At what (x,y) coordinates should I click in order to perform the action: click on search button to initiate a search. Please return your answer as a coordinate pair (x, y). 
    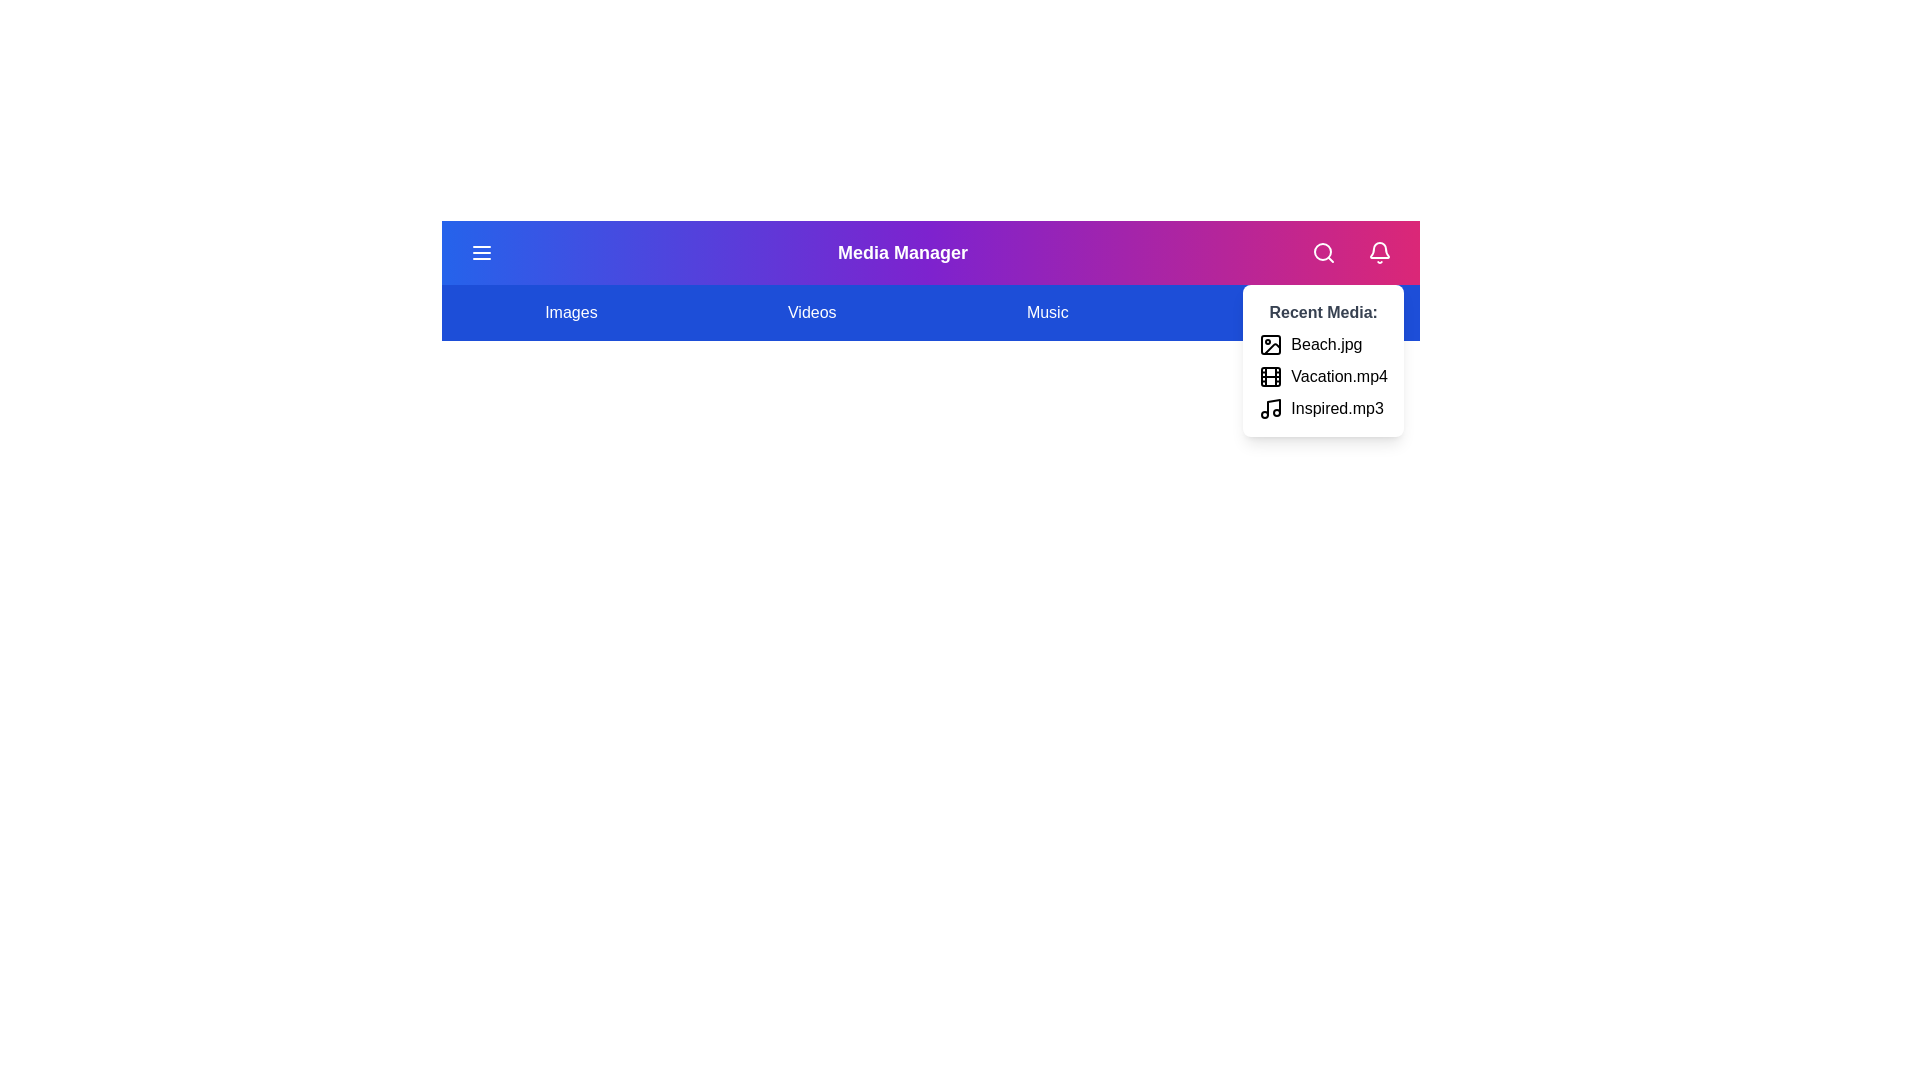
    Looking at the image, I should click on (1323, 252).